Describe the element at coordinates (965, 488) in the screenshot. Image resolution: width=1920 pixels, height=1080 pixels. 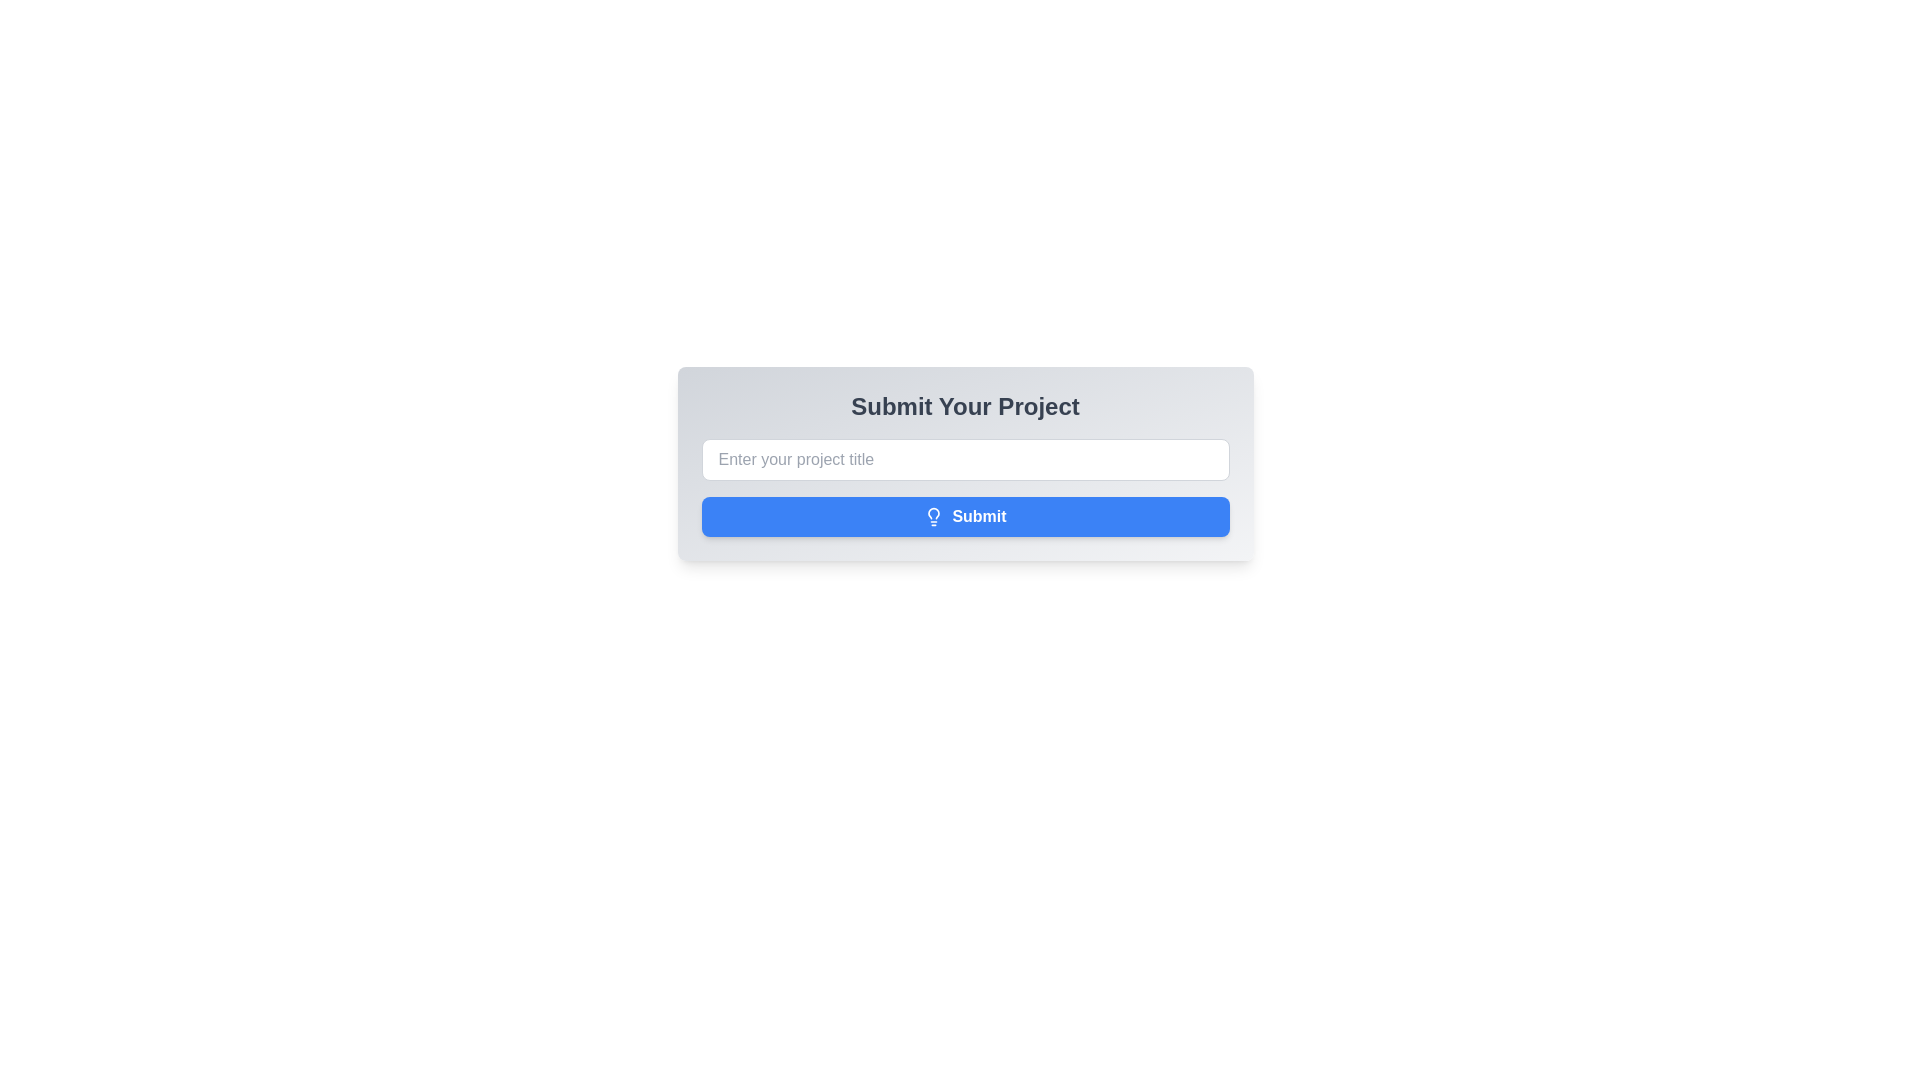
I see `the blue 'Submit' button located beneath the text input field in the 'Submit Your Project' prompt` at that location.